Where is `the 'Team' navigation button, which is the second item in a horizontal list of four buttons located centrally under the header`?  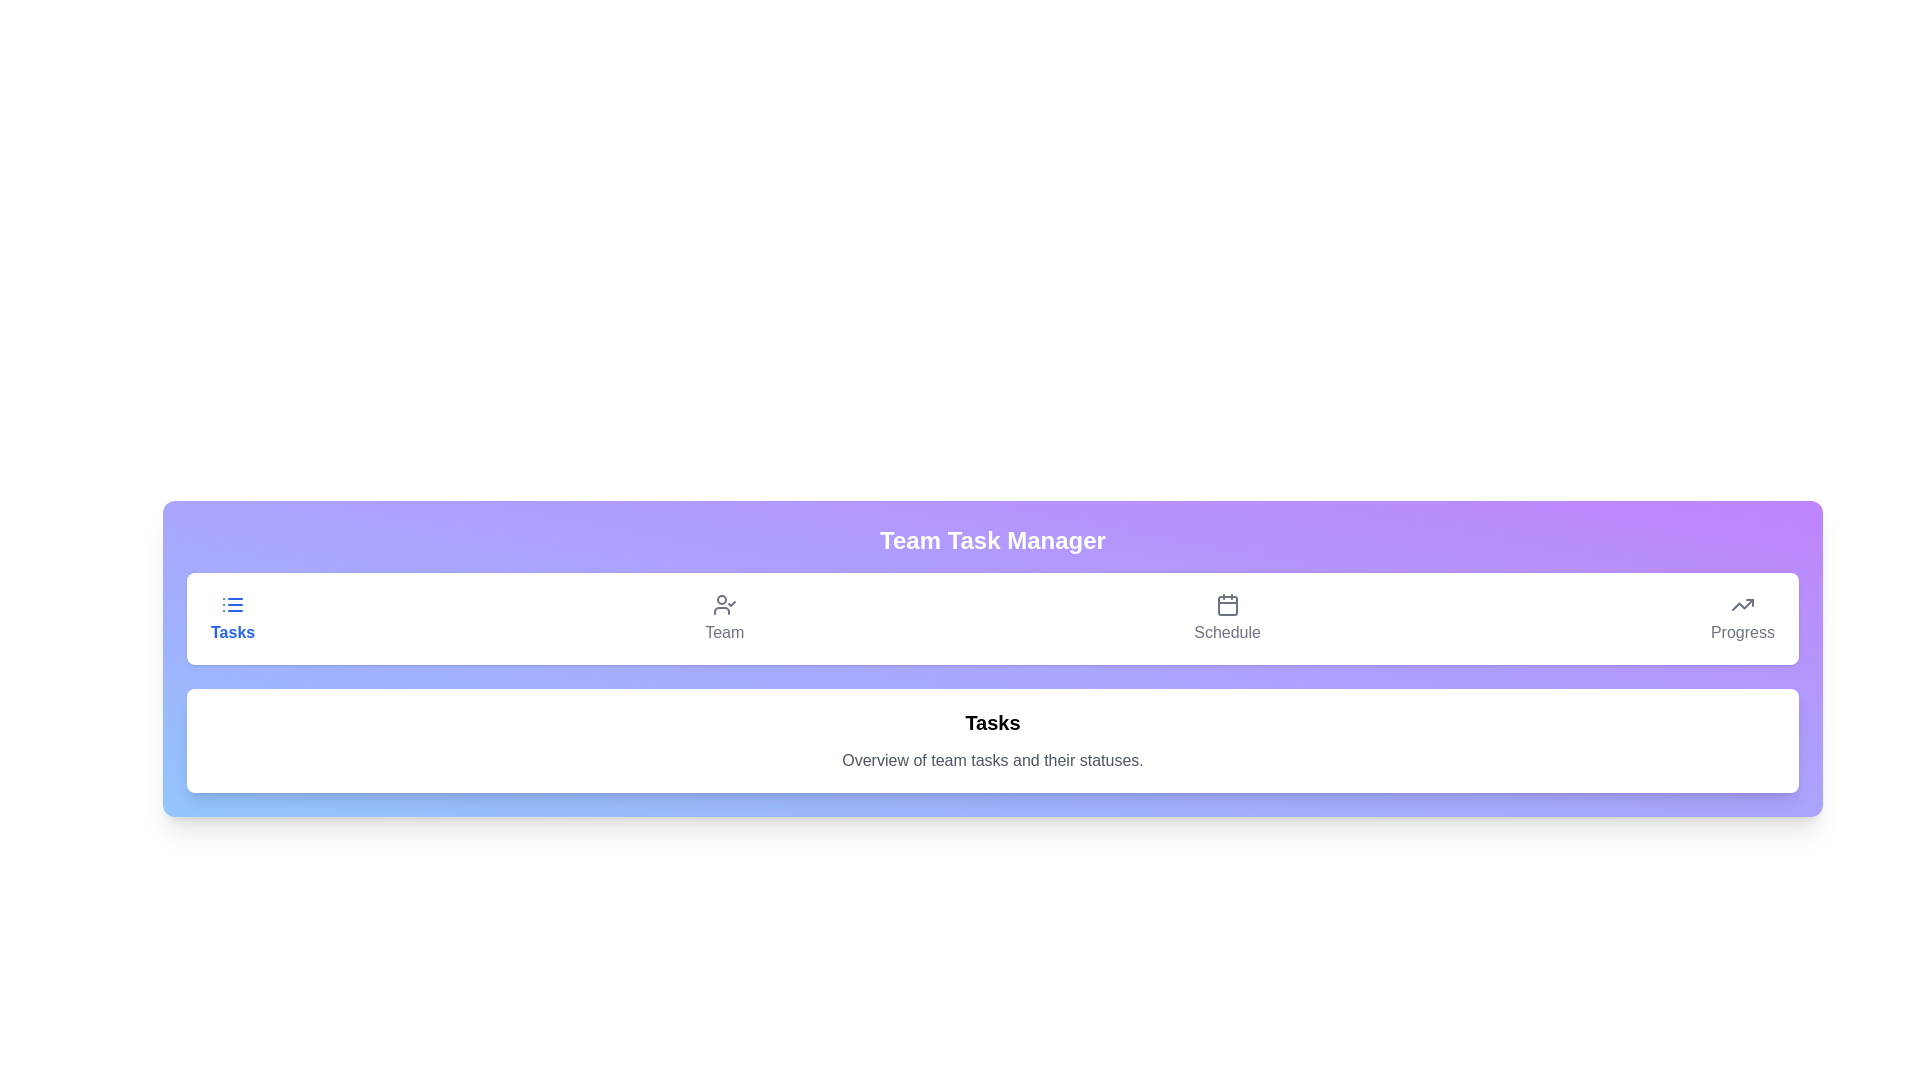 the 'Team' navigation button, which is the second item in a horizontal list of four buttons located centrally under the header is located at coordinates (723, 617).